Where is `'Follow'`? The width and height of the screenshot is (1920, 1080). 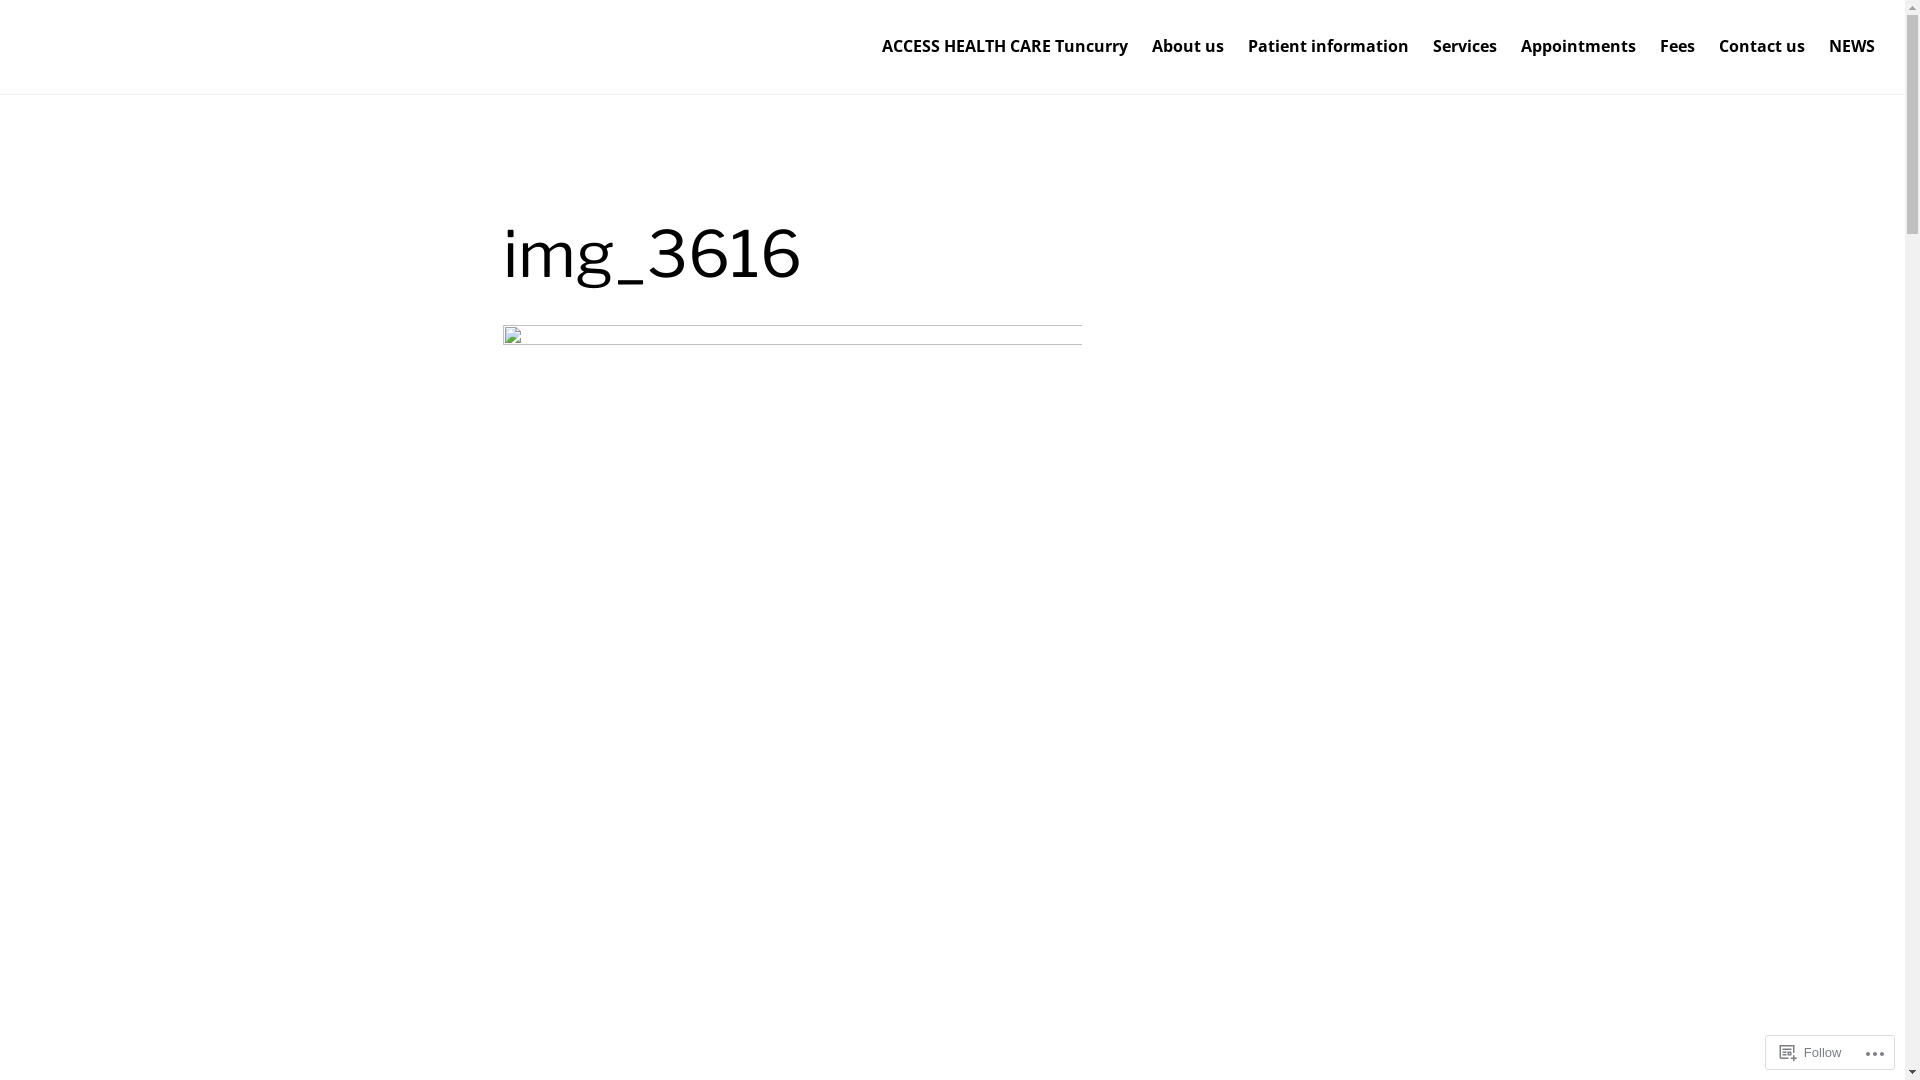
'Follow' is located at coordinates (1810, 1051).